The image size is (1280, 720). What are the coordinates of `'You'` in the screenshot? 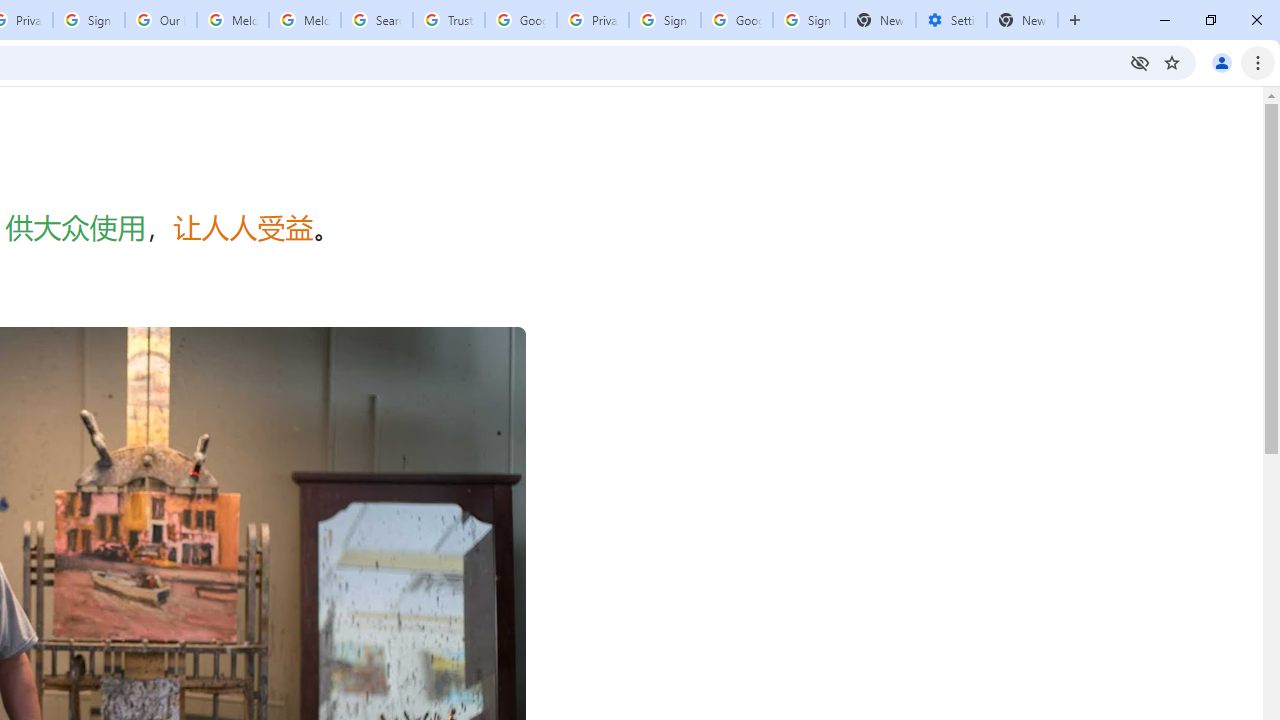 It's located at (1220, 61).